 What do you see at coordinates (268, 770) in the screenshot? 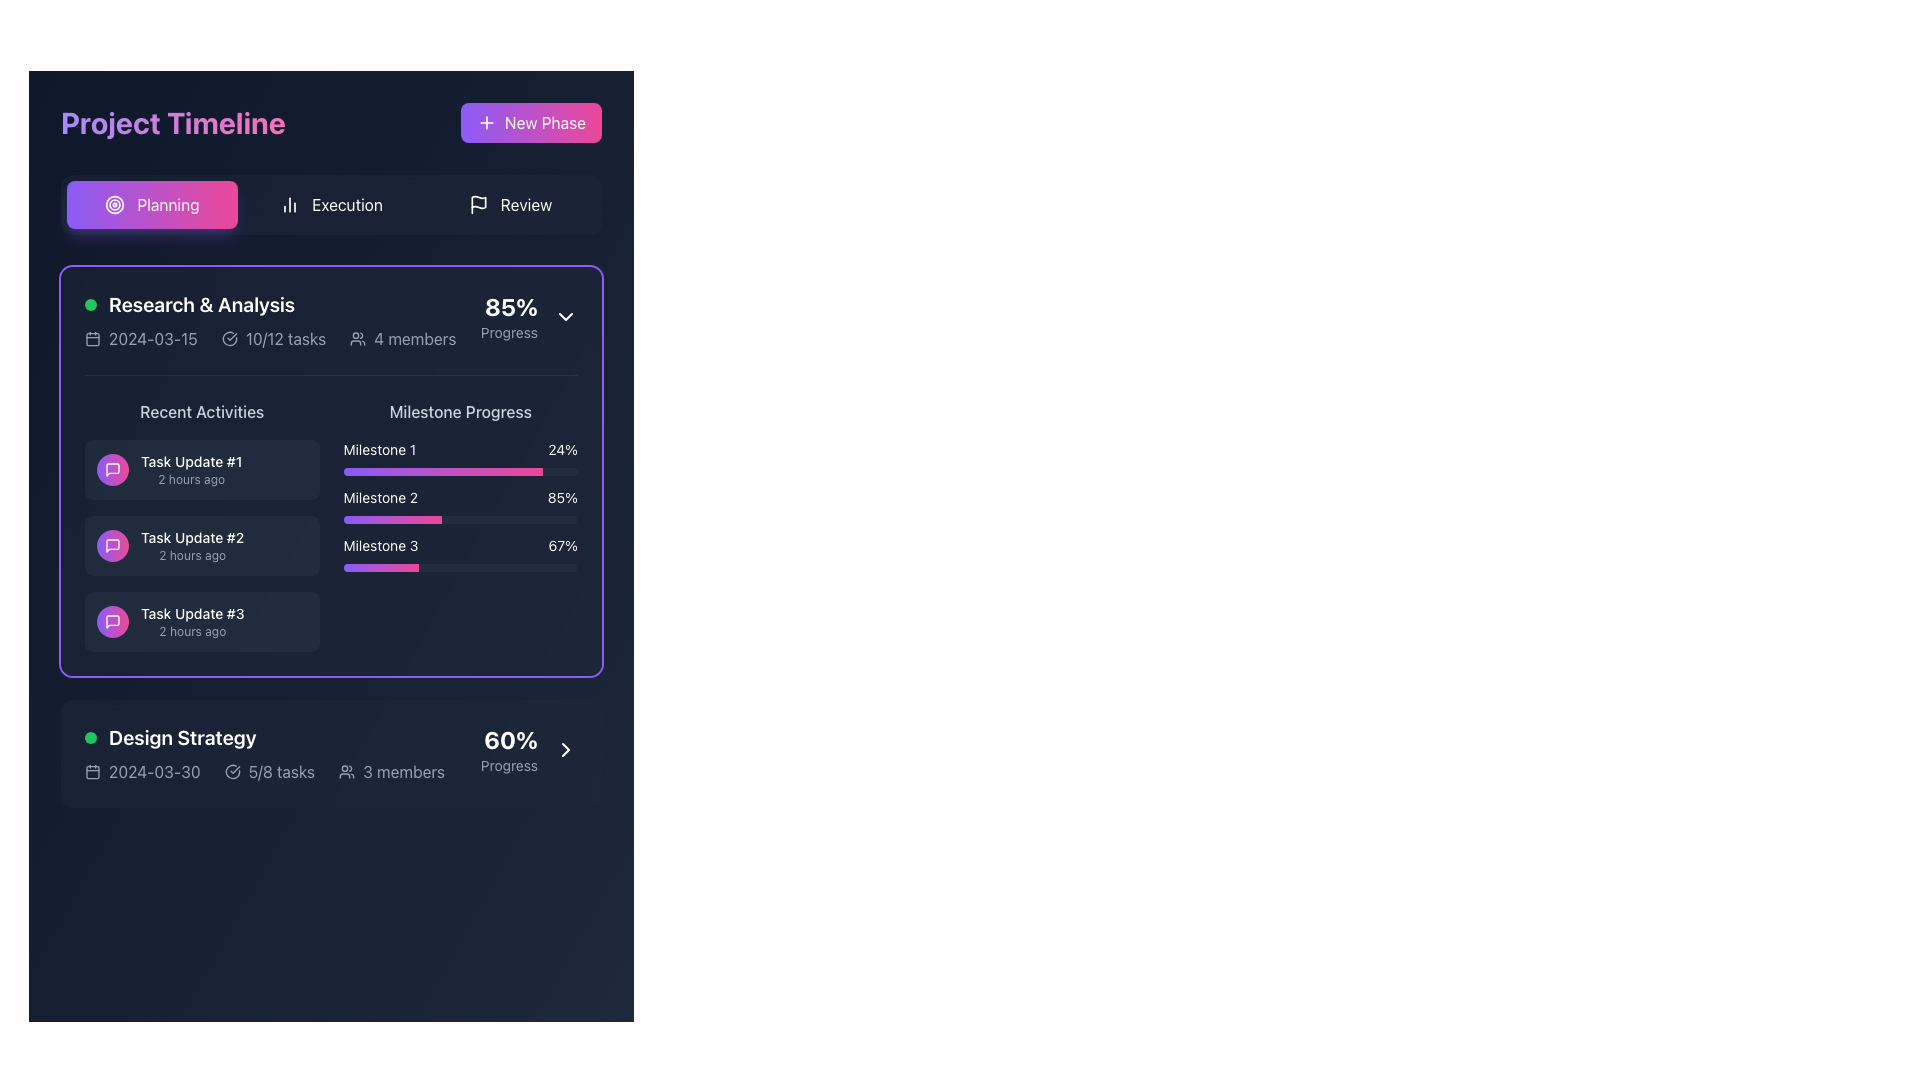
I see `the progress icon indicating 5 out of 8 completed tasks in the 'Design Strategy' section, positioned between the date display and user count` at bounding box center [268, 770].